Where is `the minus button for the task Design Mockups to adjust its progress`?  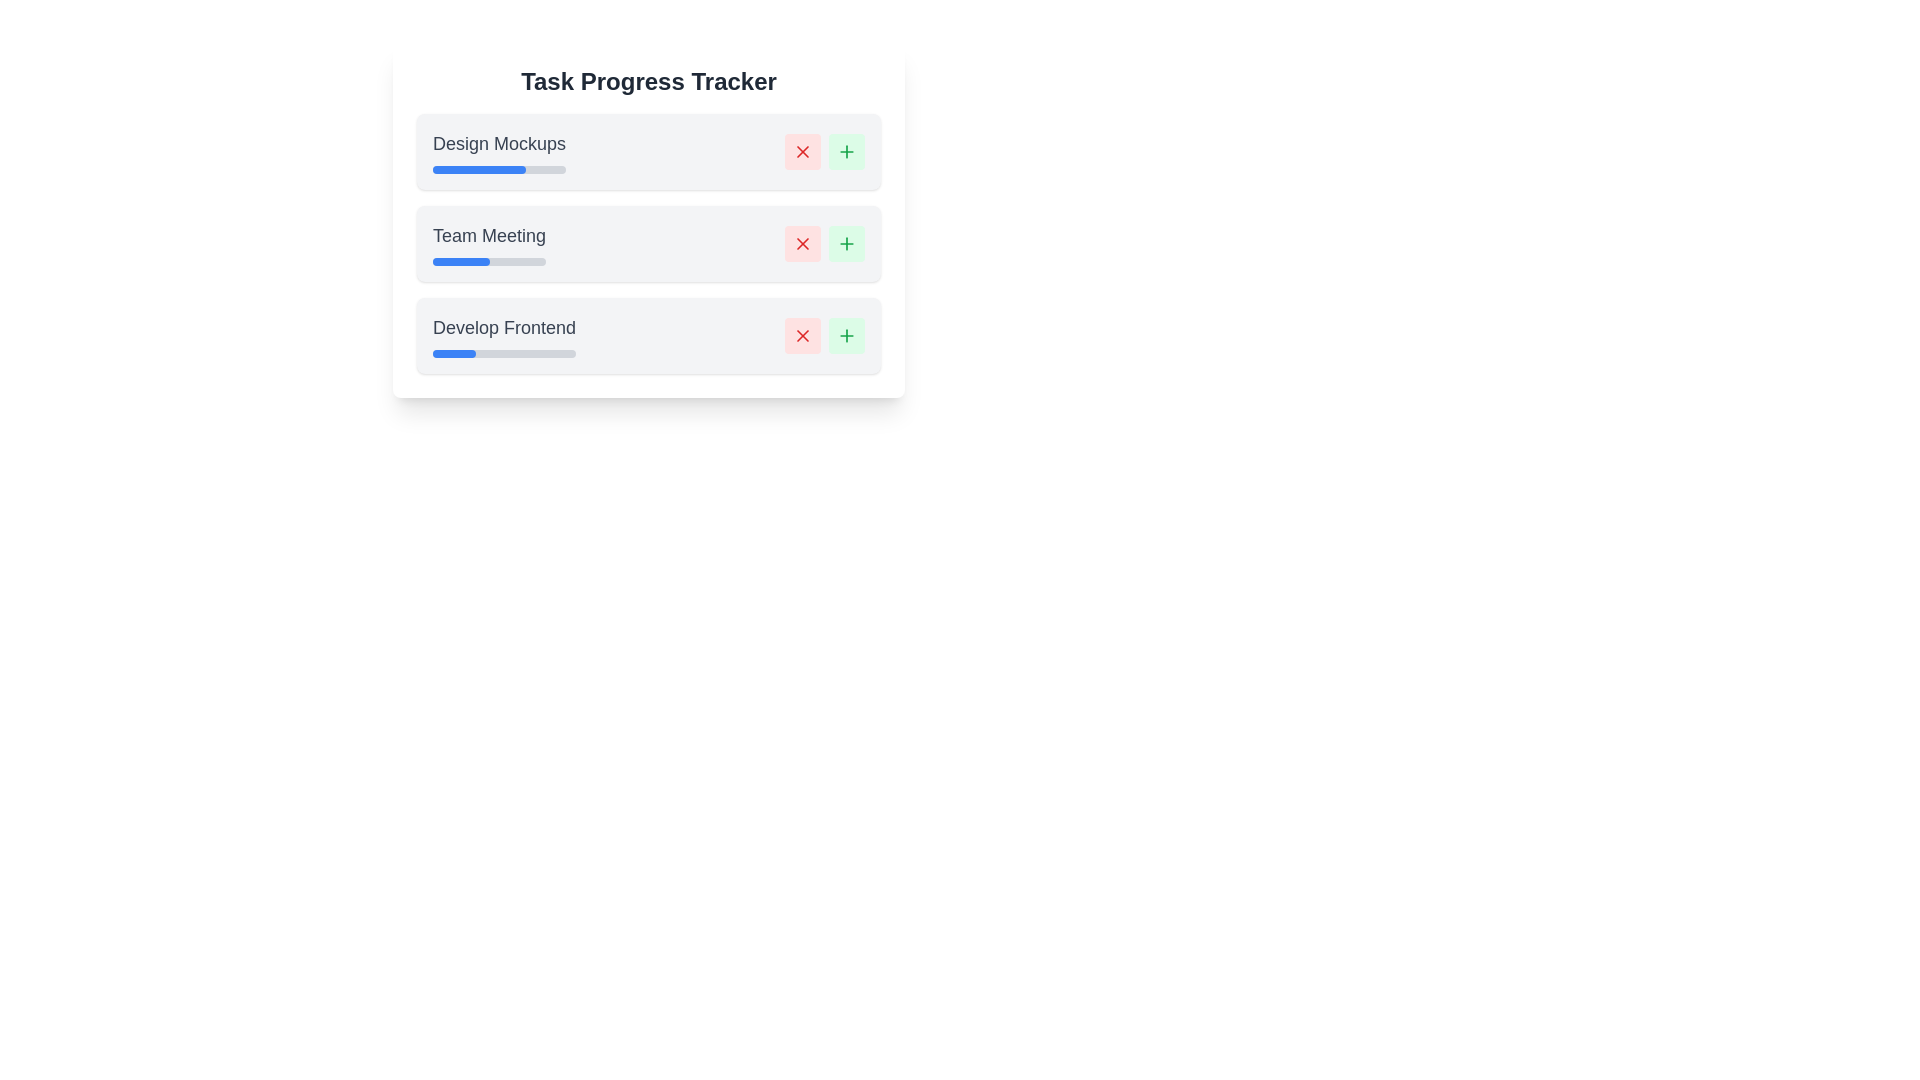 the minus button for the task Design Mockups to adjust its progress is located at coordinates (802, 150).